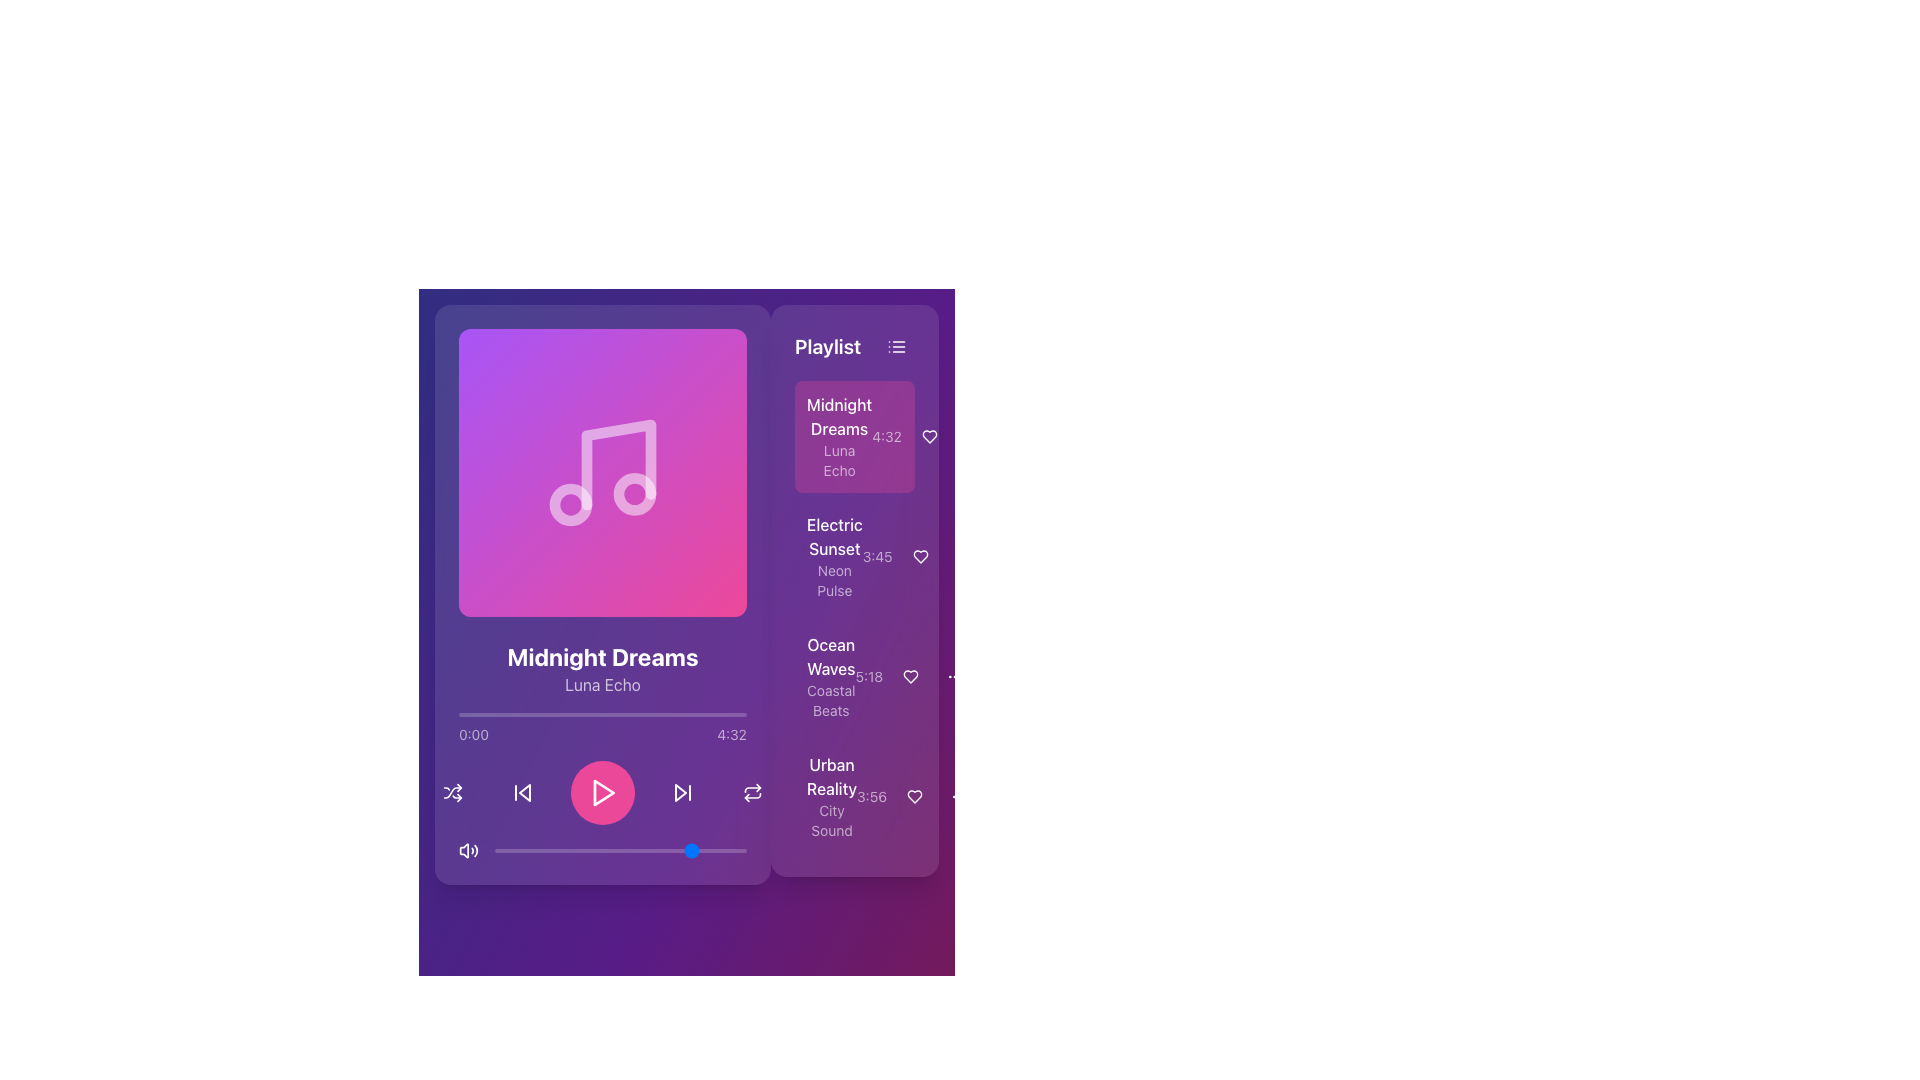 The height and width of the screenshot is (1080, 1920). What do you see at coordinates (831, 676) in the screenshot?
I see `the text label displaying the music track's title and subtitle, located in the right panel of the playlist interface, specifically the third item between 'Electric Sunset' and 'Urban Reality.'` at bounding box center [831, 676].